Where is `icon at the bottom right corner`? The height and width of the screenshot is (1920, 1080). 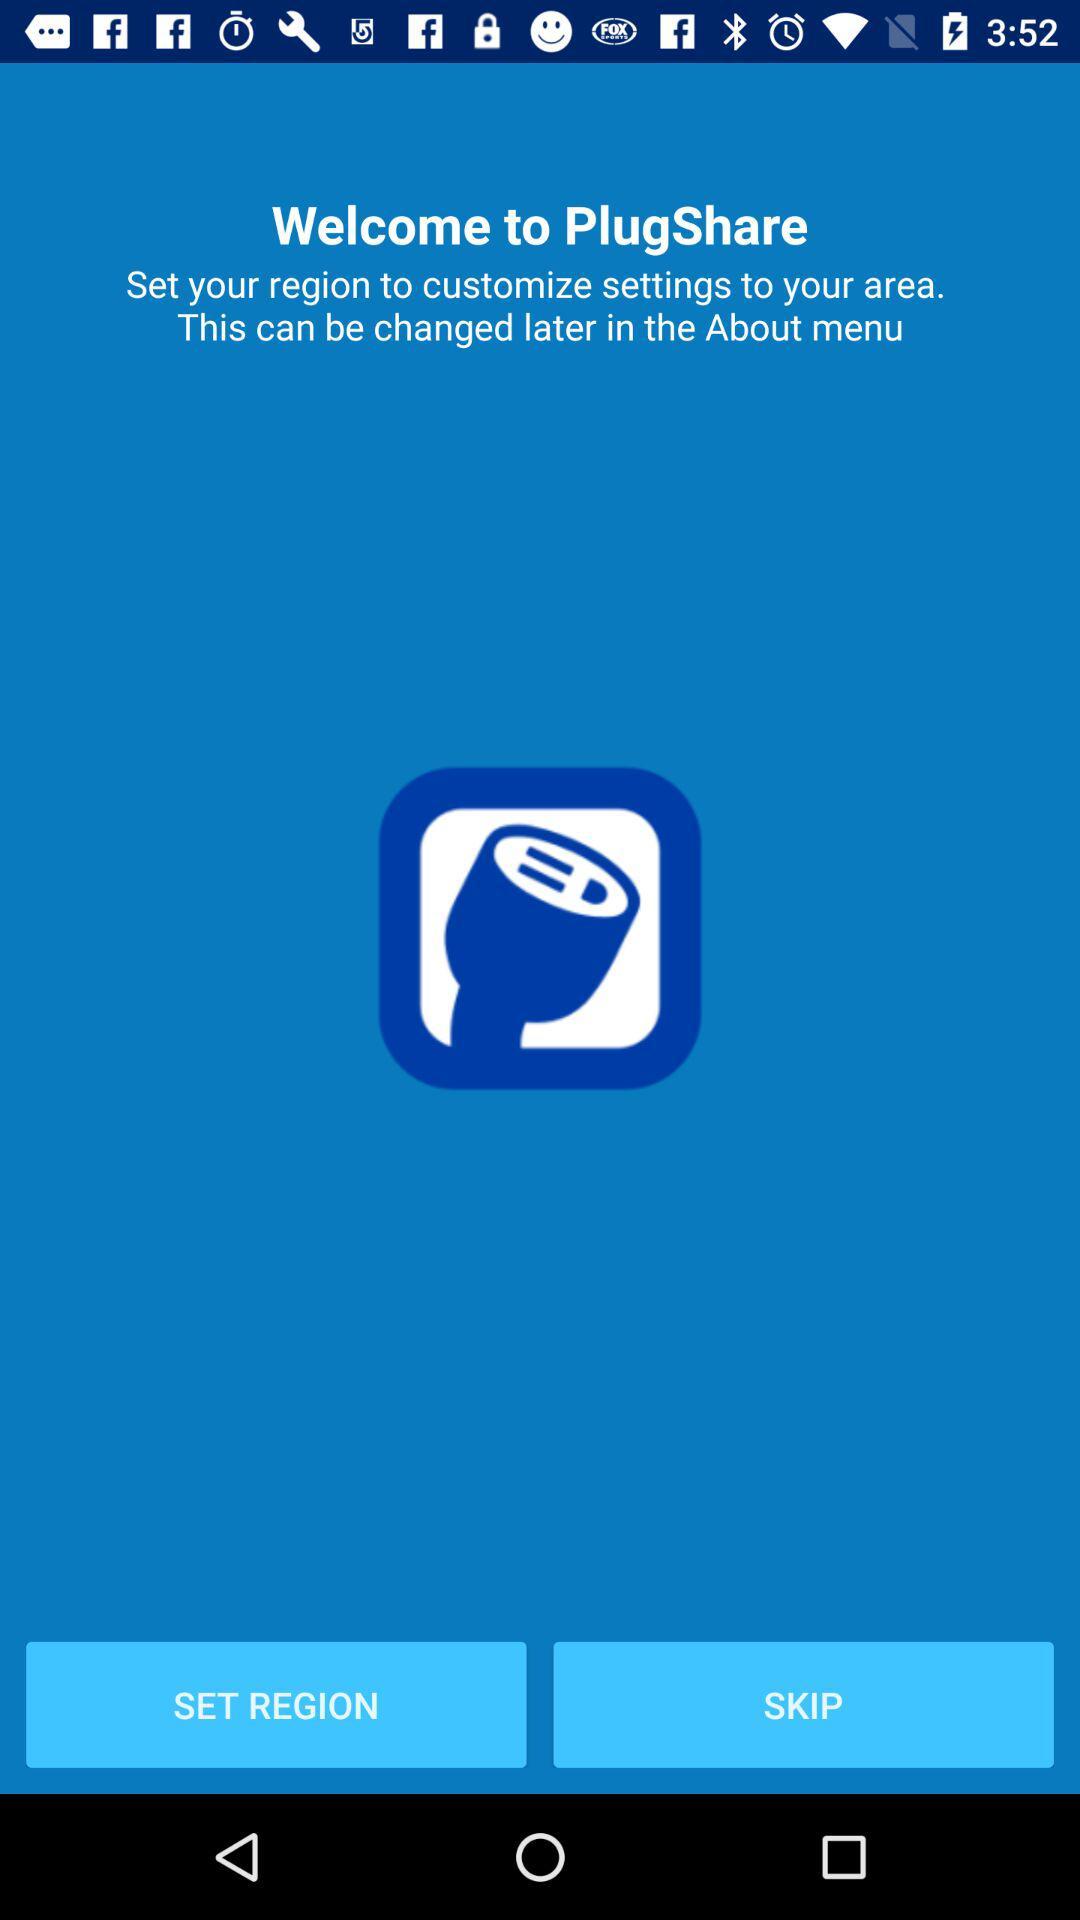 icon at the bottom right corner is located at coordinates (802, 1703).